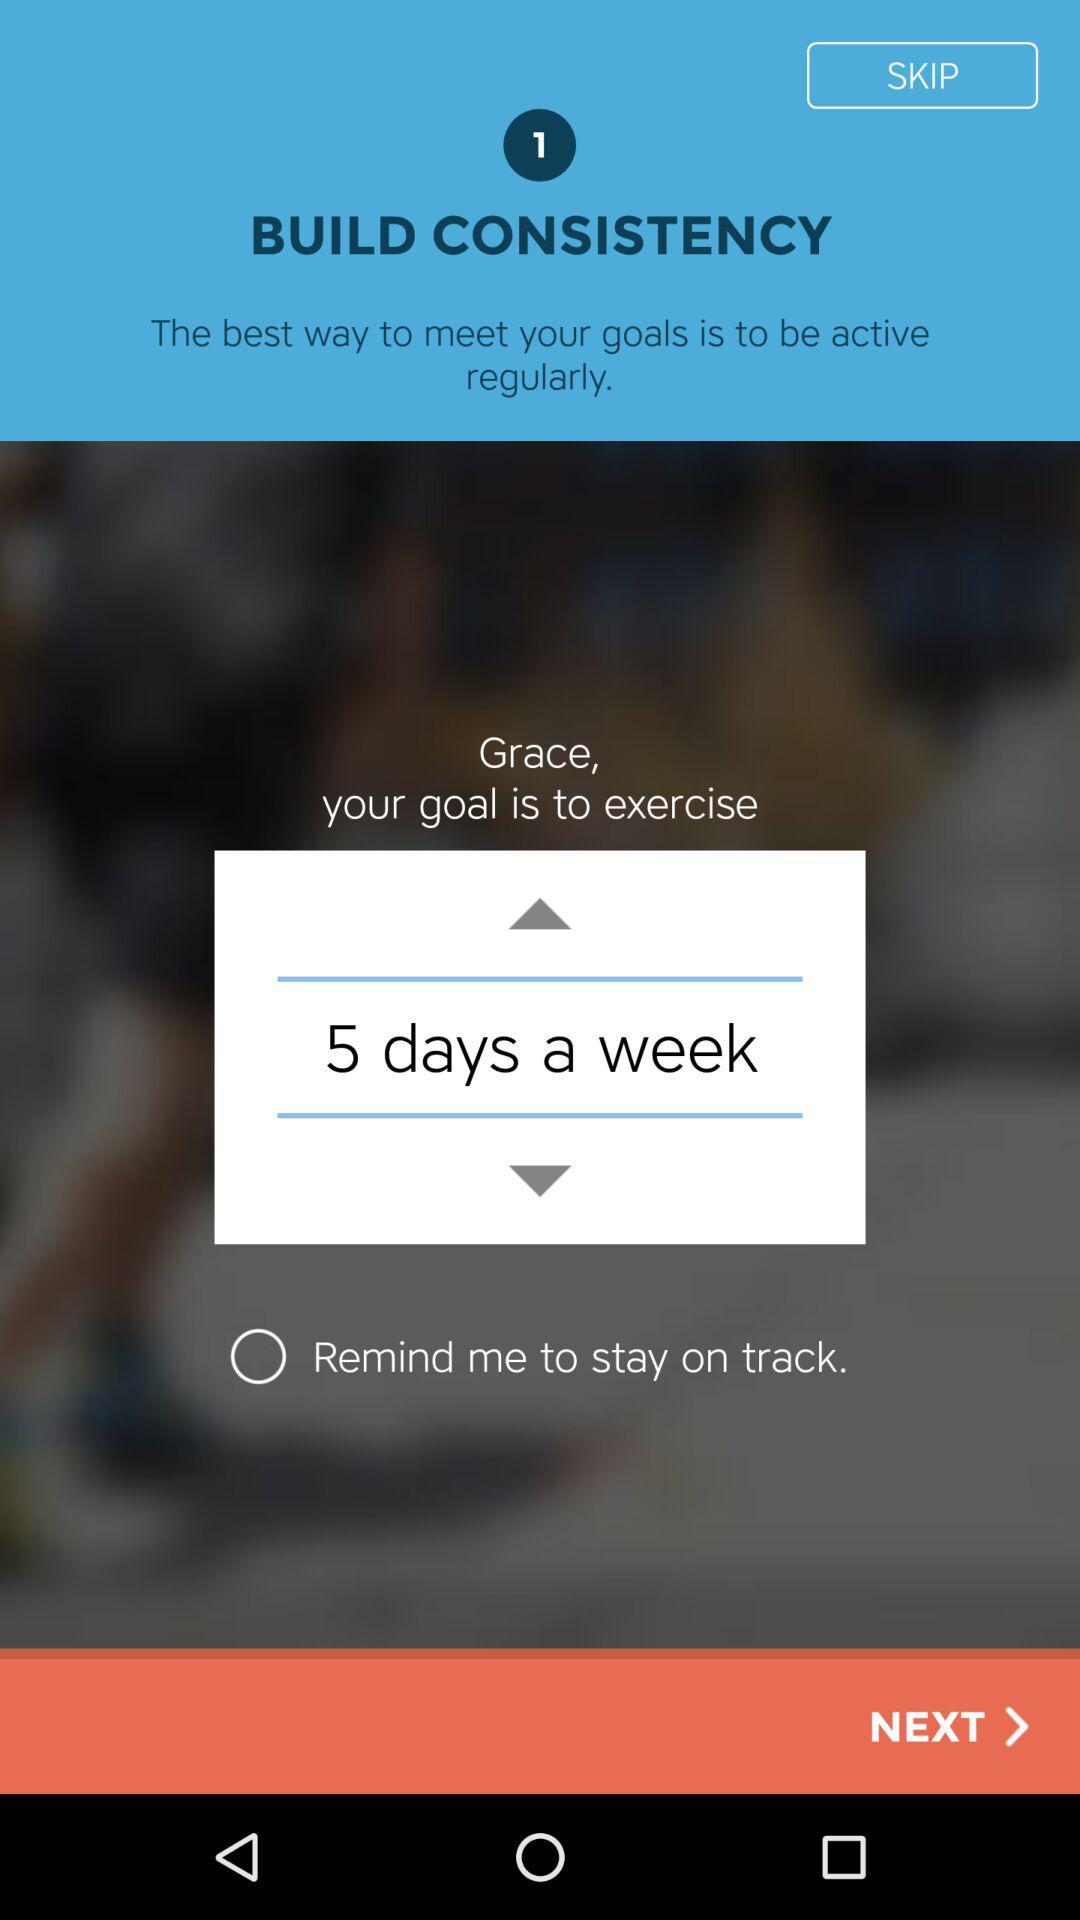 The image size is (1080, 1920). I want to click on icon to the right of 1, so click(922, 75).